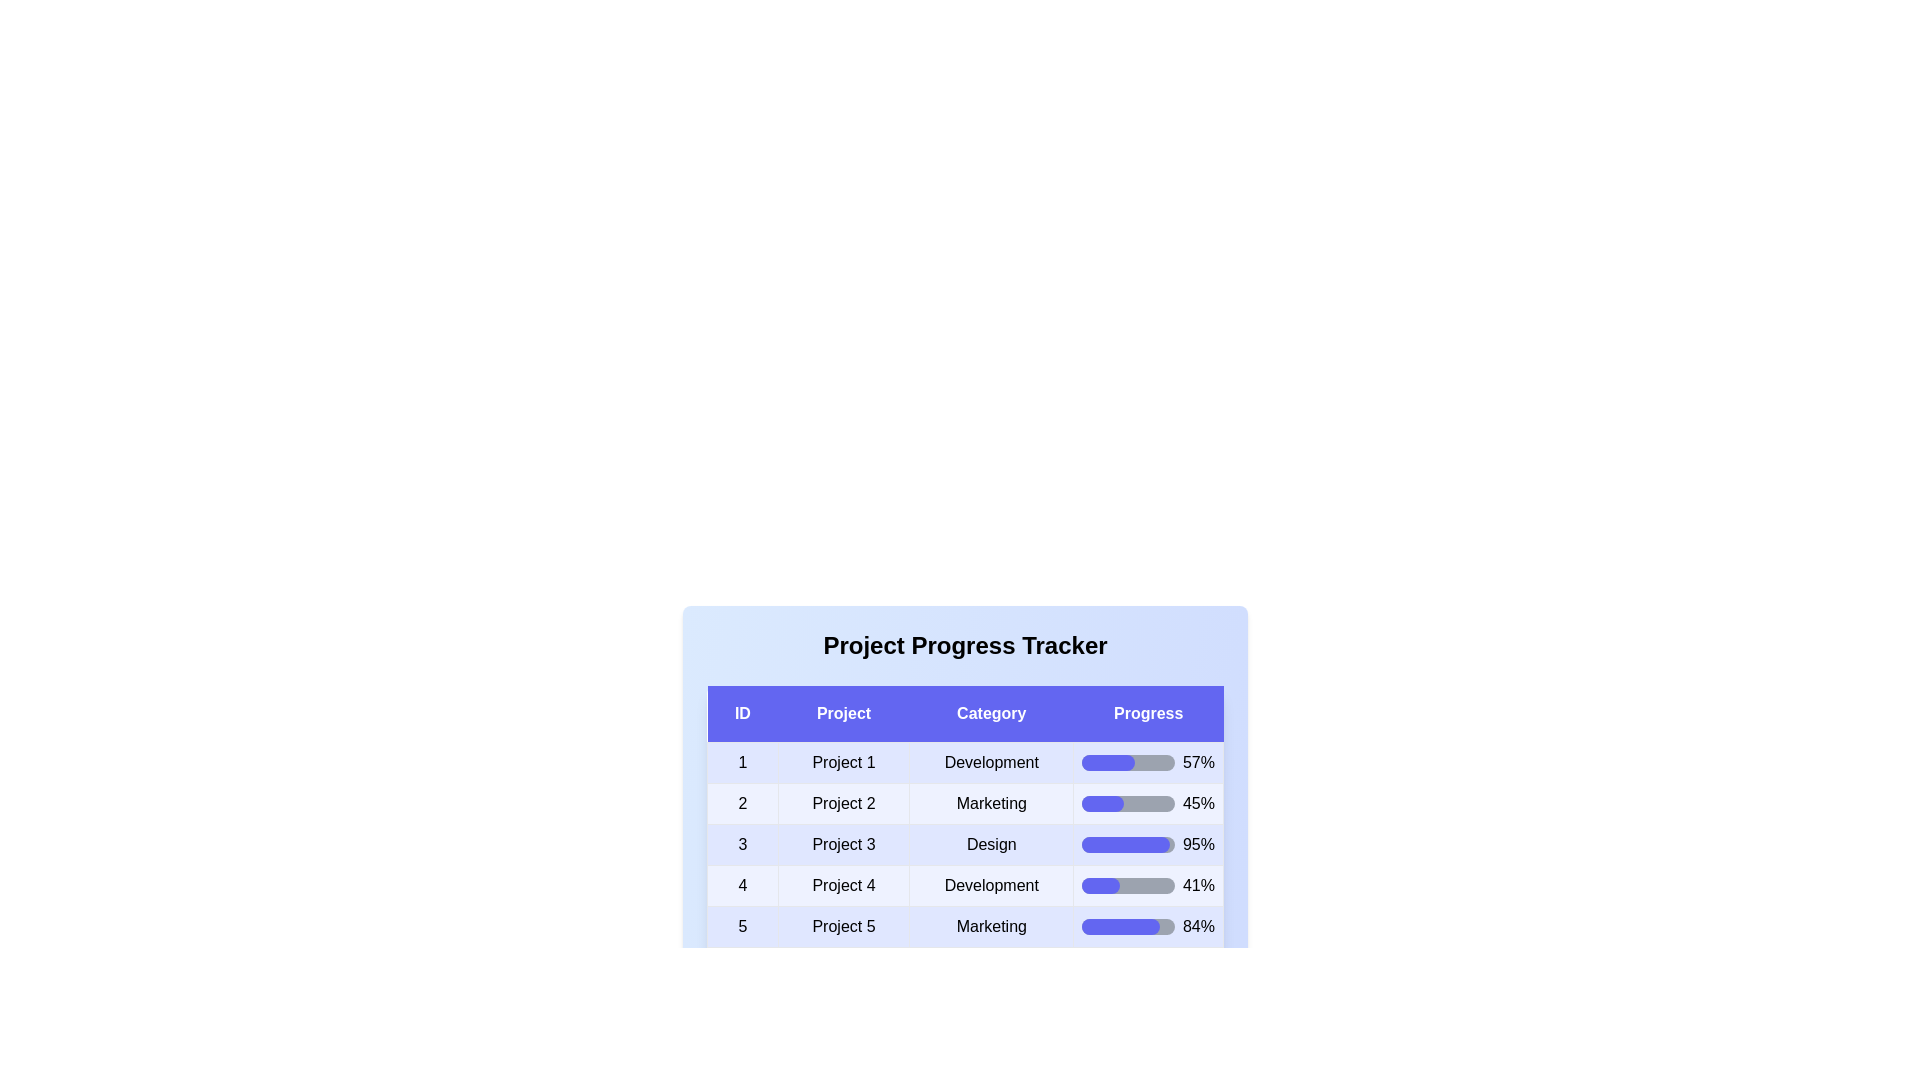 This screenshot has height=1080, width=1920. Describe the element at coordinates (741, 802) in the screenshot. I see `the cell corresponding to 2 to select its text` at that location.